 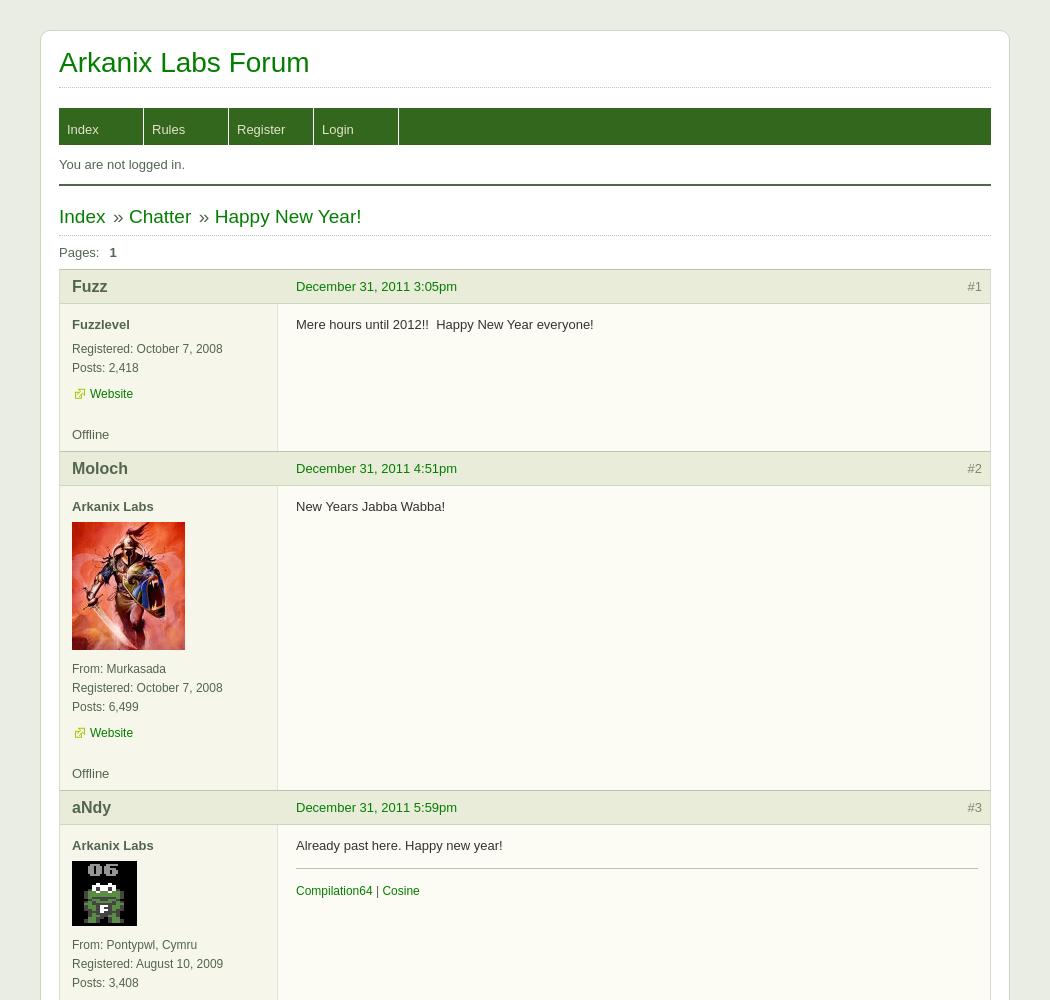 I want to click on 'December 31, 2011 4:51pm', so click(x=376, y=466).